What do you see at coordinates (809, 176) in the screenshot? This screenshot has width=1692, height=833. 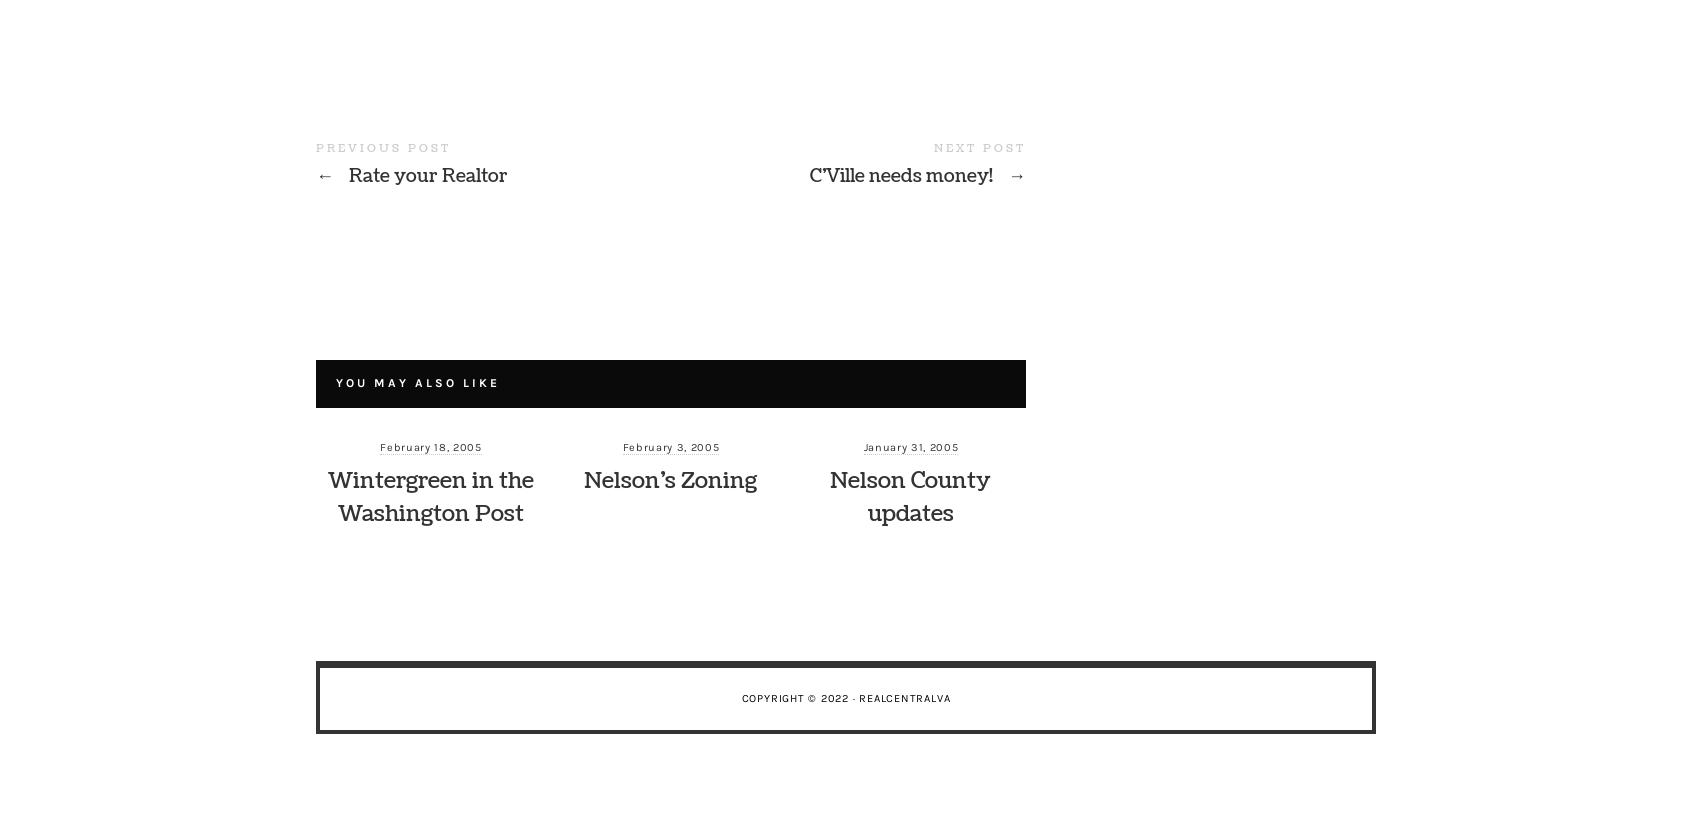 I see `'C’Ville needs money!'` at bounding box center [809, 176].